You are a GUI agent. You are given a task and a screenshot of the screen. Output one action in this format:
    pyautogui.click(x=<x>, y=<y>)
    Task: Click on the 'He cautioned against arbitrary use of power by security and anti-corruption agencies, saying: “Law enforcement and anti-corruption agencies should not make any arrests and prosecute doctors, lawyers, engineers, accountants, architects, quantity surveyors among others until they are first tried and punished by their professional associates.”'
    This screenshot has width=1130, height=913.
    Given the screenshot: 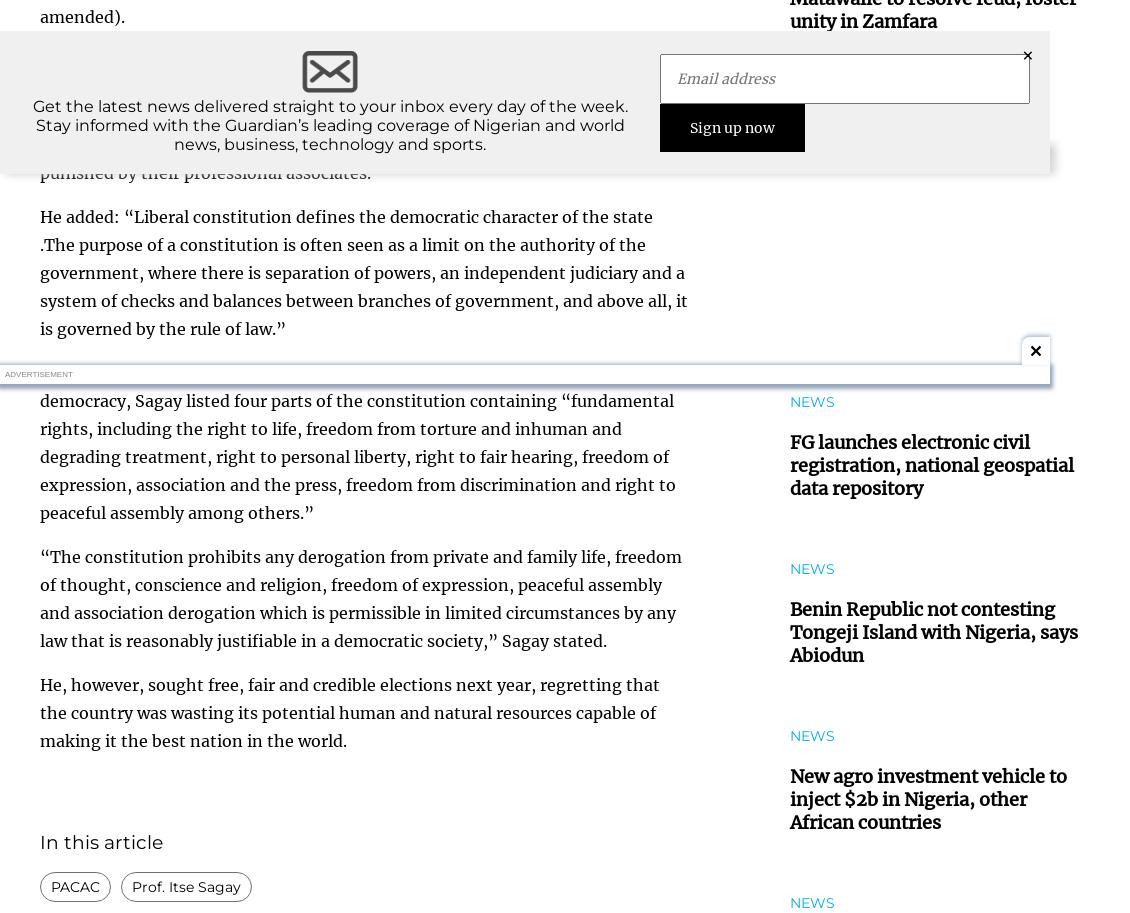 What is the action you would take?
    pyautogui.click(x=347, y=116)
    